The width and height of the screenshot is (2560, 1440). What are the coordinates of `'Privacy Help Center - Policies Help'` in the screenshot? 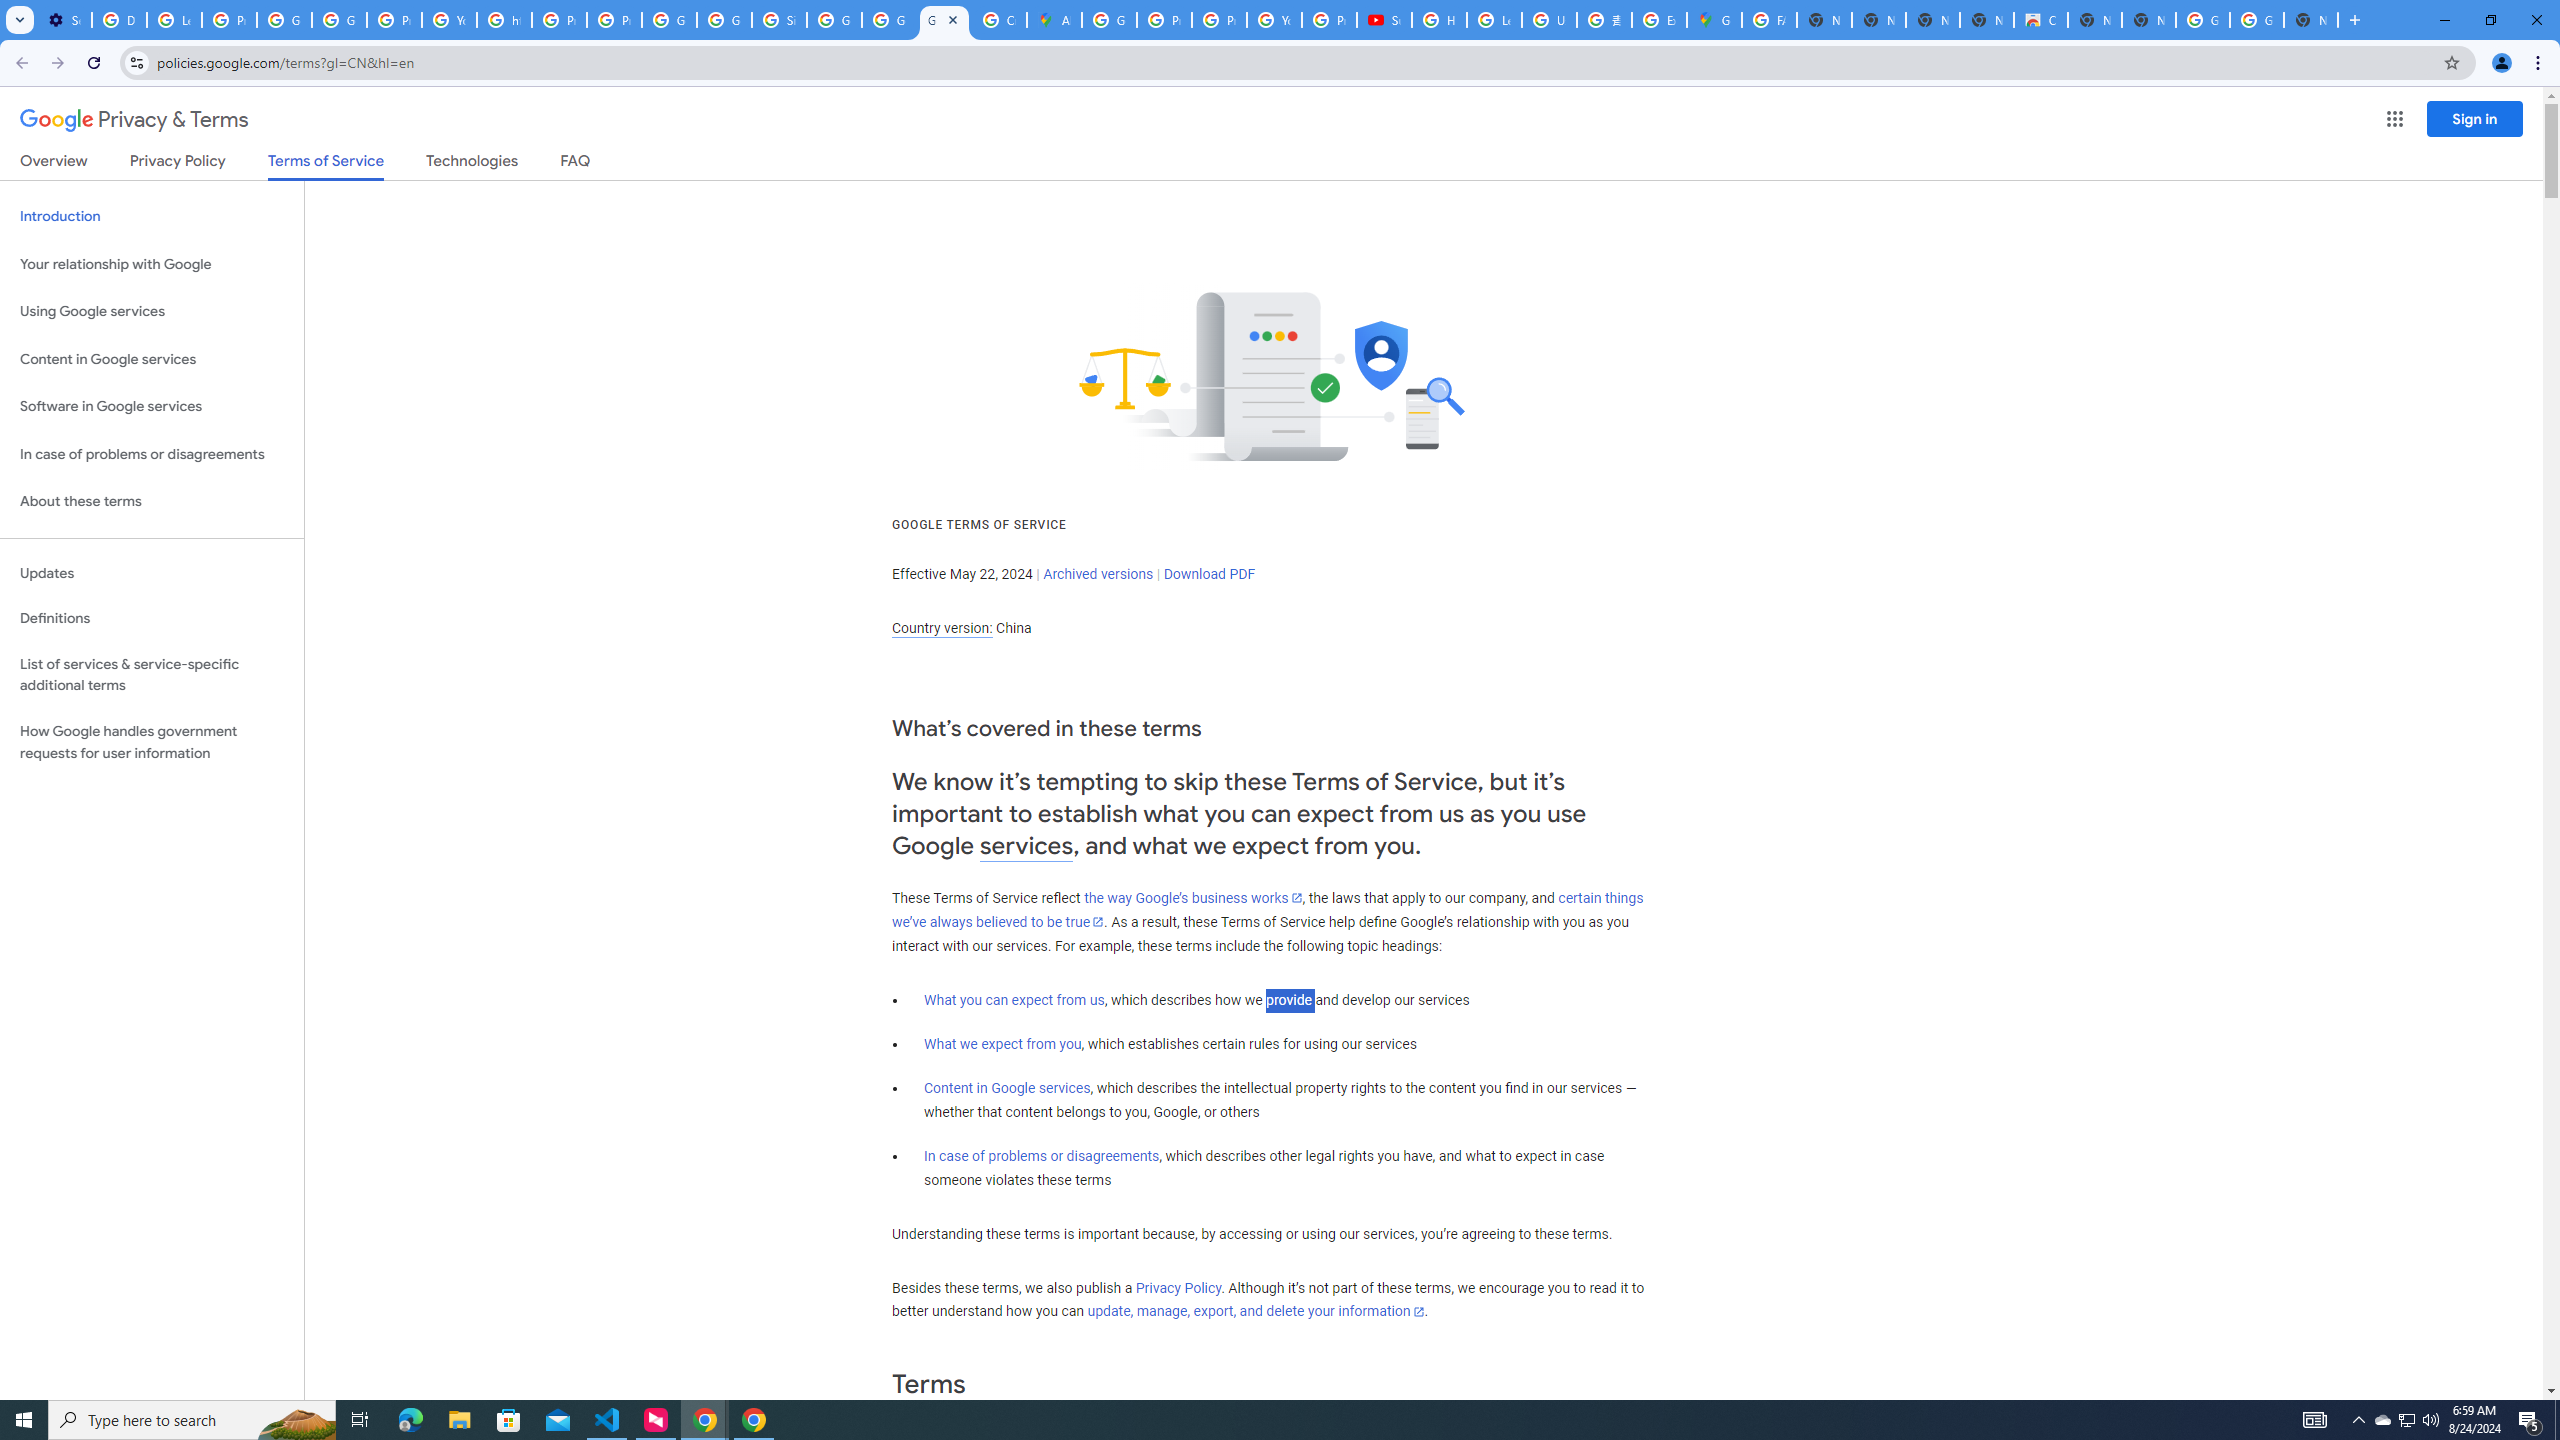 It's located at (1163, 19).